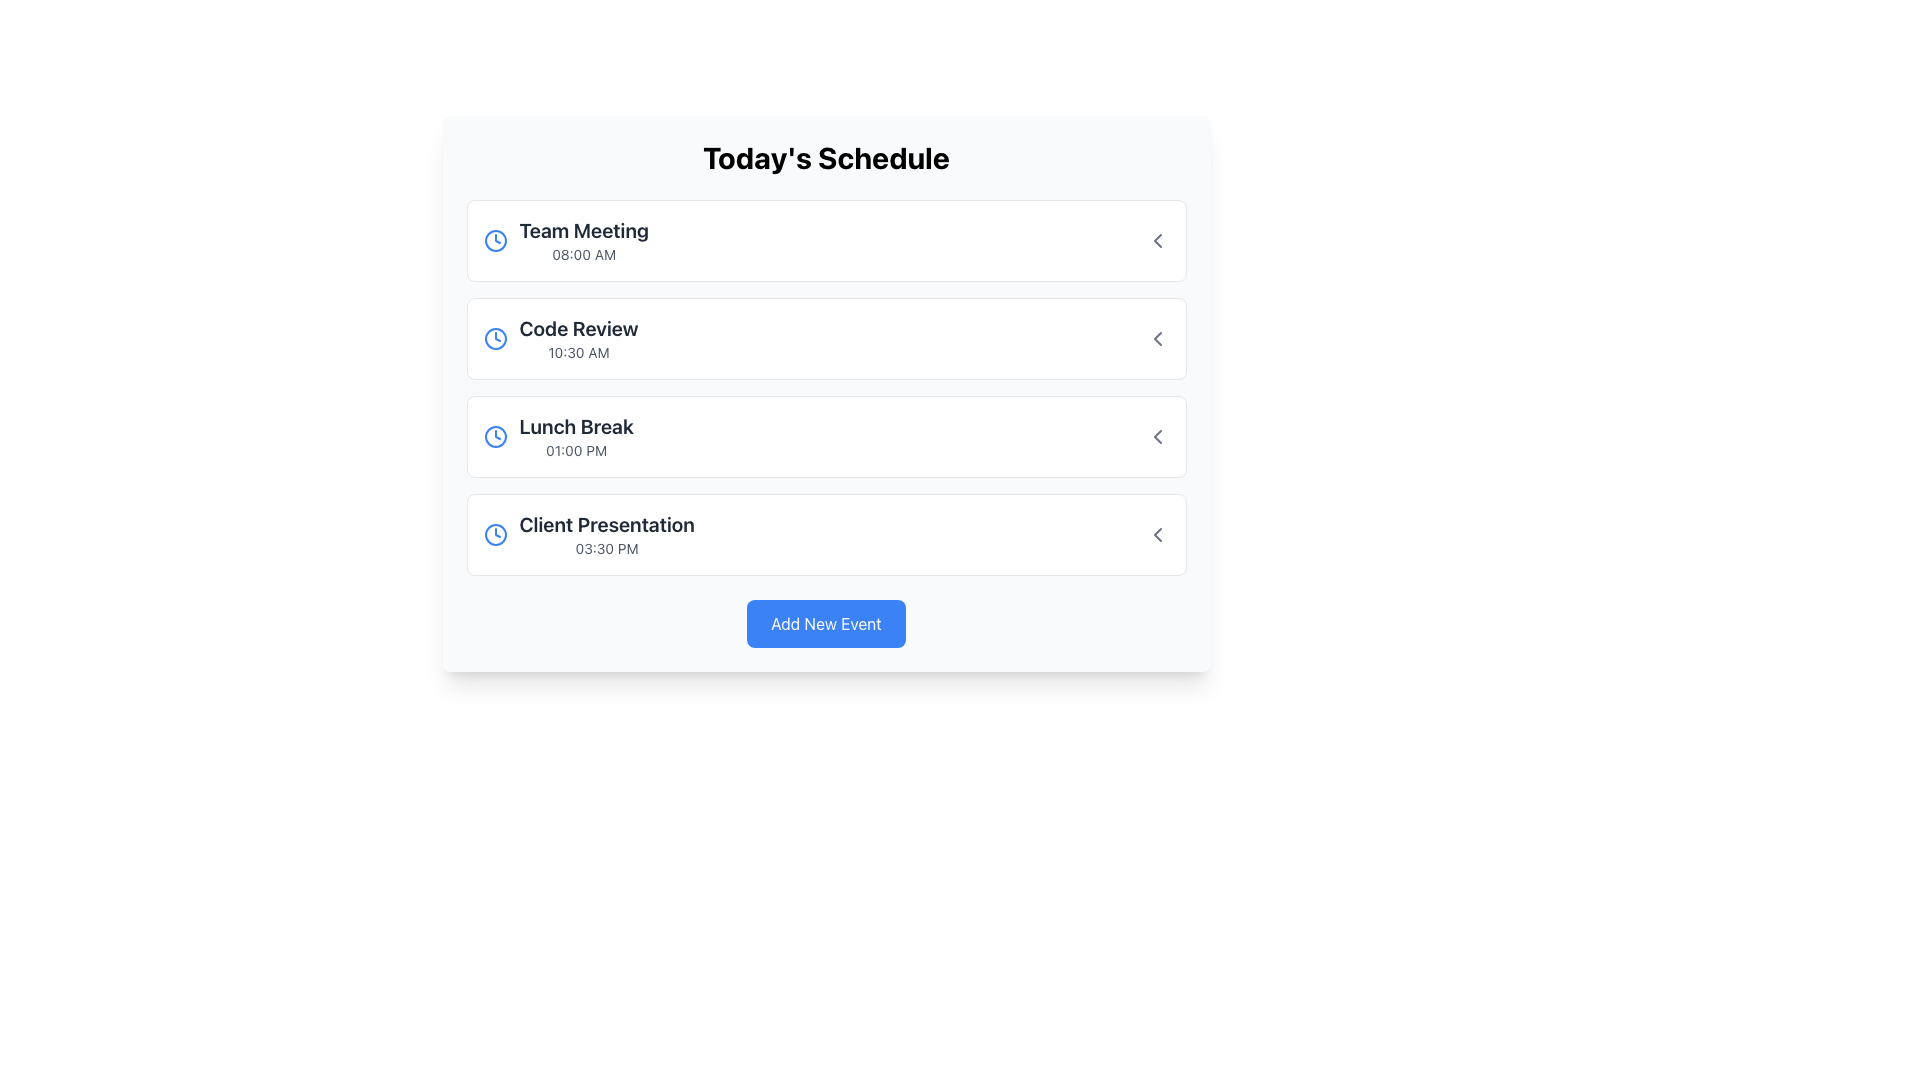 The image size is (1920, 1080). Describe the element at coordinates (1157, 435) in the screenshot. I see `the arrow icon button for expanding or collapsing details related to the 'Lunch Break 01:00 PM' schedule entry, located to the right of the text '01:00 PM'` at that location.